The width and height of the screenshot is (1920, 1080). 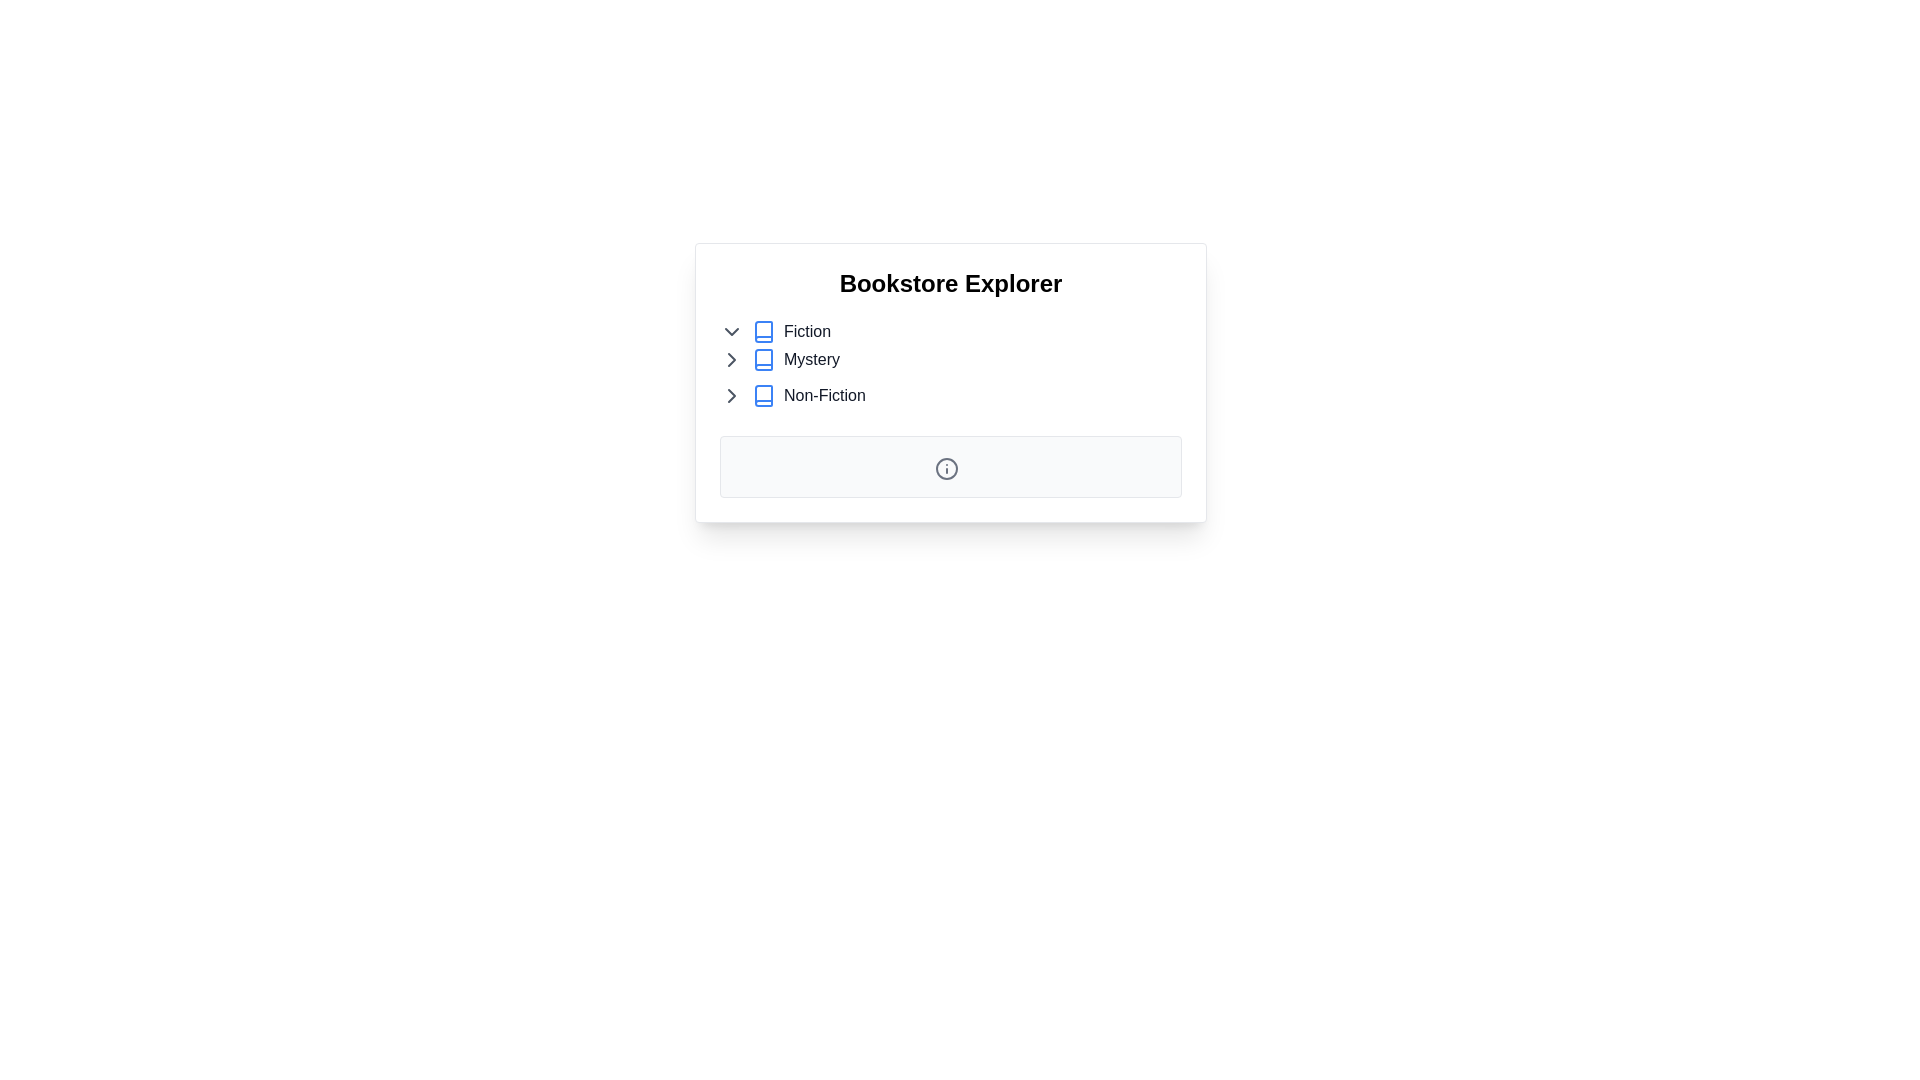 I want to click on the toggle icon for the 'Fiction' category, so click(x=730, y=330).